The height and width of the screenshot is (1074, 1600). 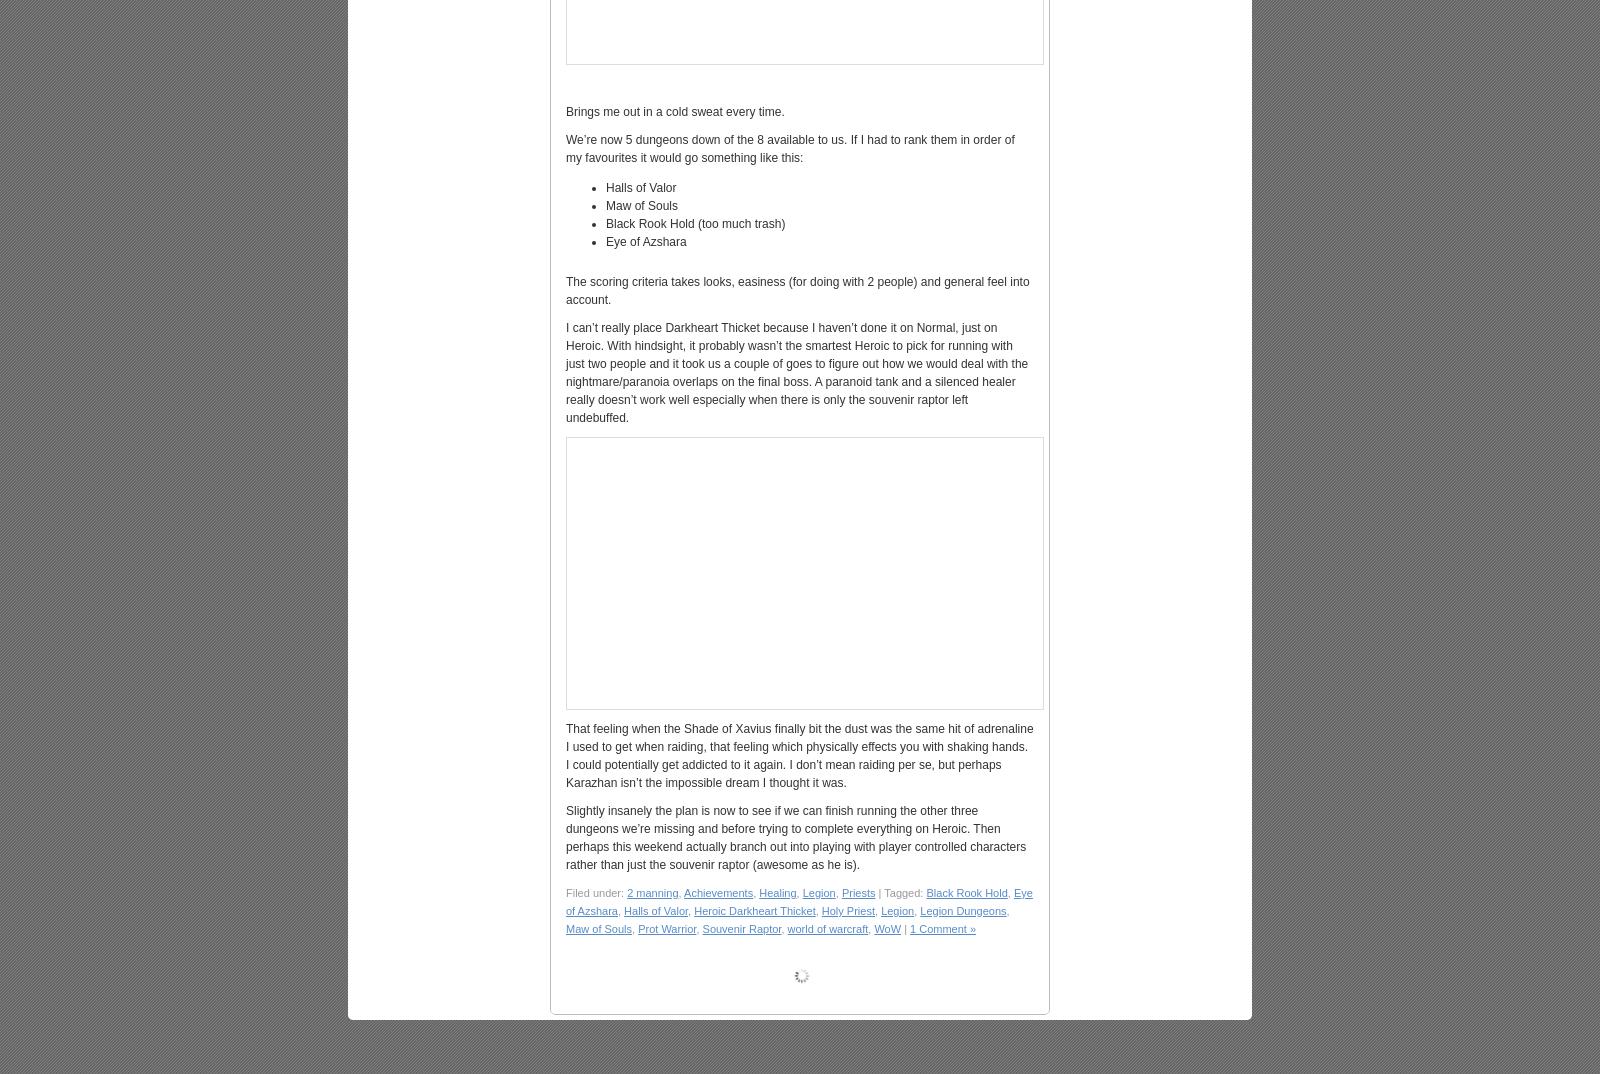 I want to click on 'Healing', so click(x=777, y=892).